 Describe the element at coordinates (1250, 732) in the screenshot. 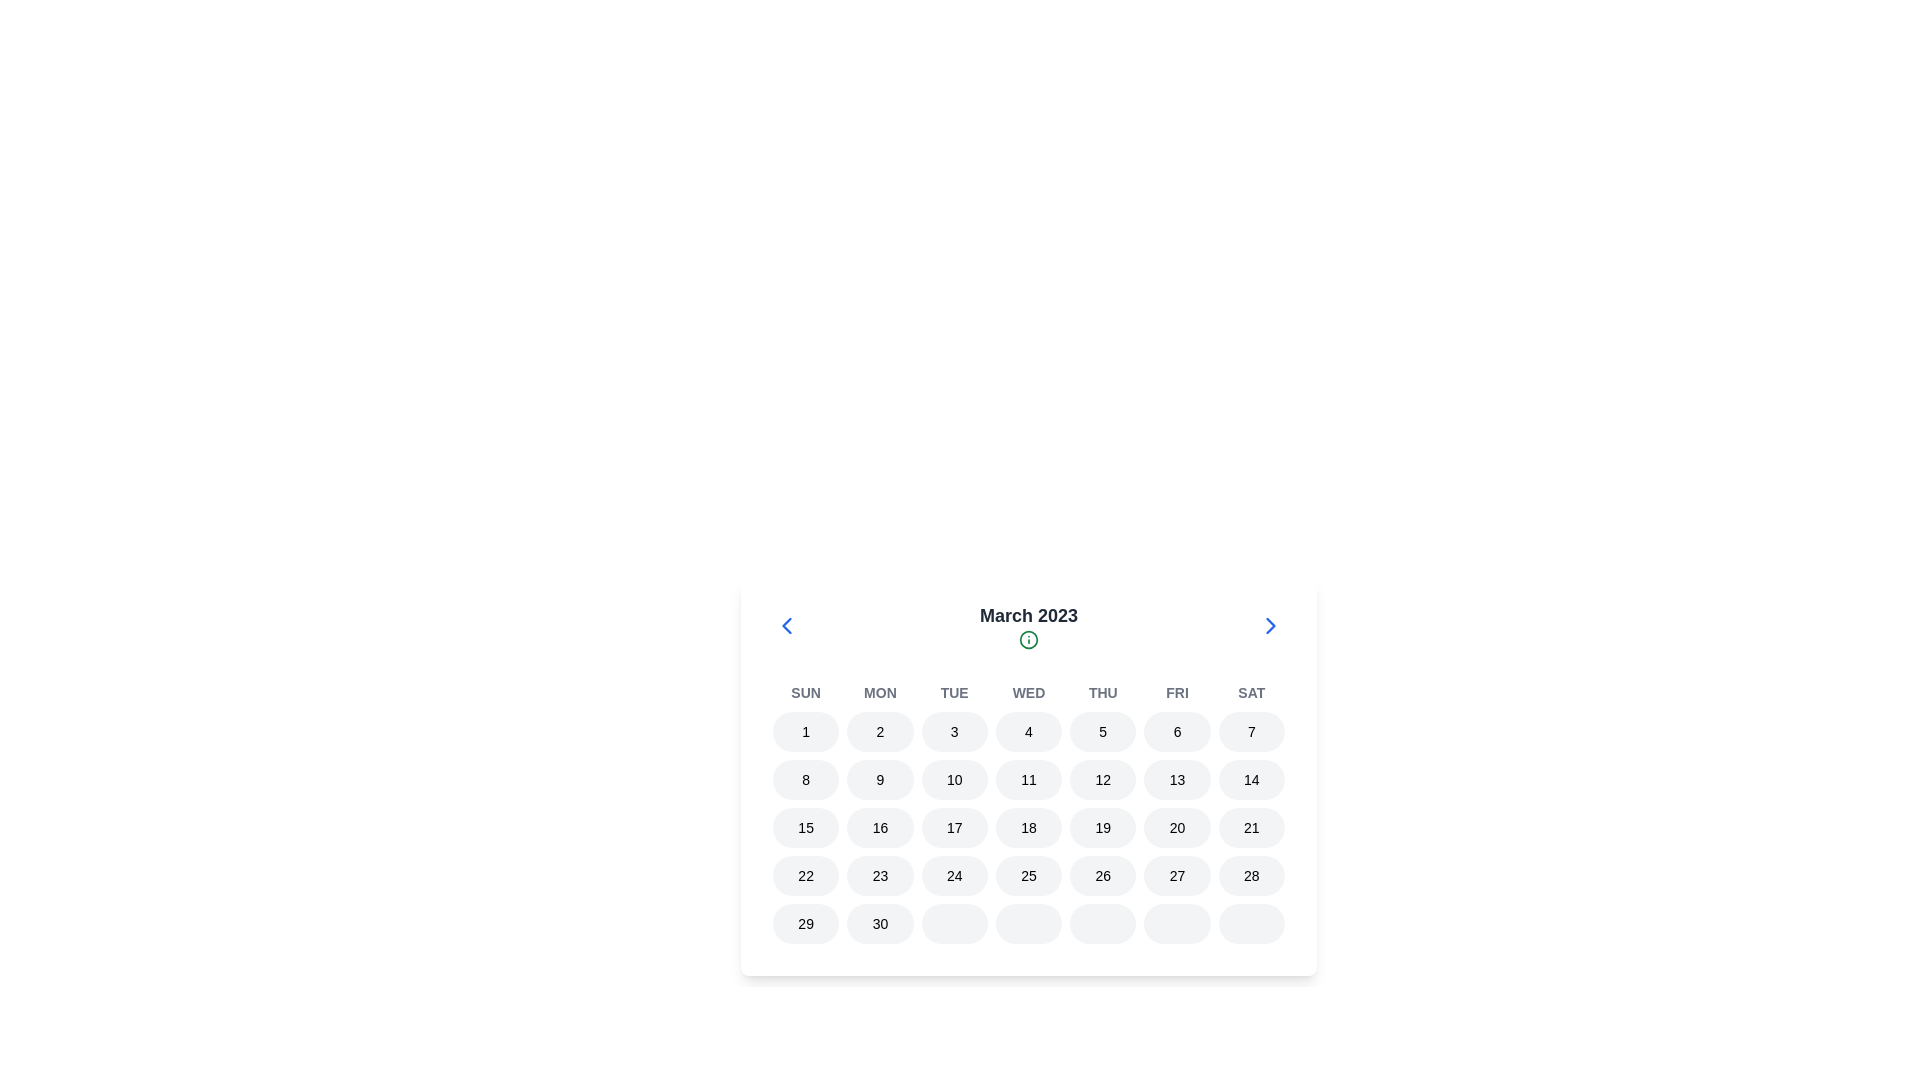

I see `the button representing the 7th selectable date in the calendar interface` at that location.